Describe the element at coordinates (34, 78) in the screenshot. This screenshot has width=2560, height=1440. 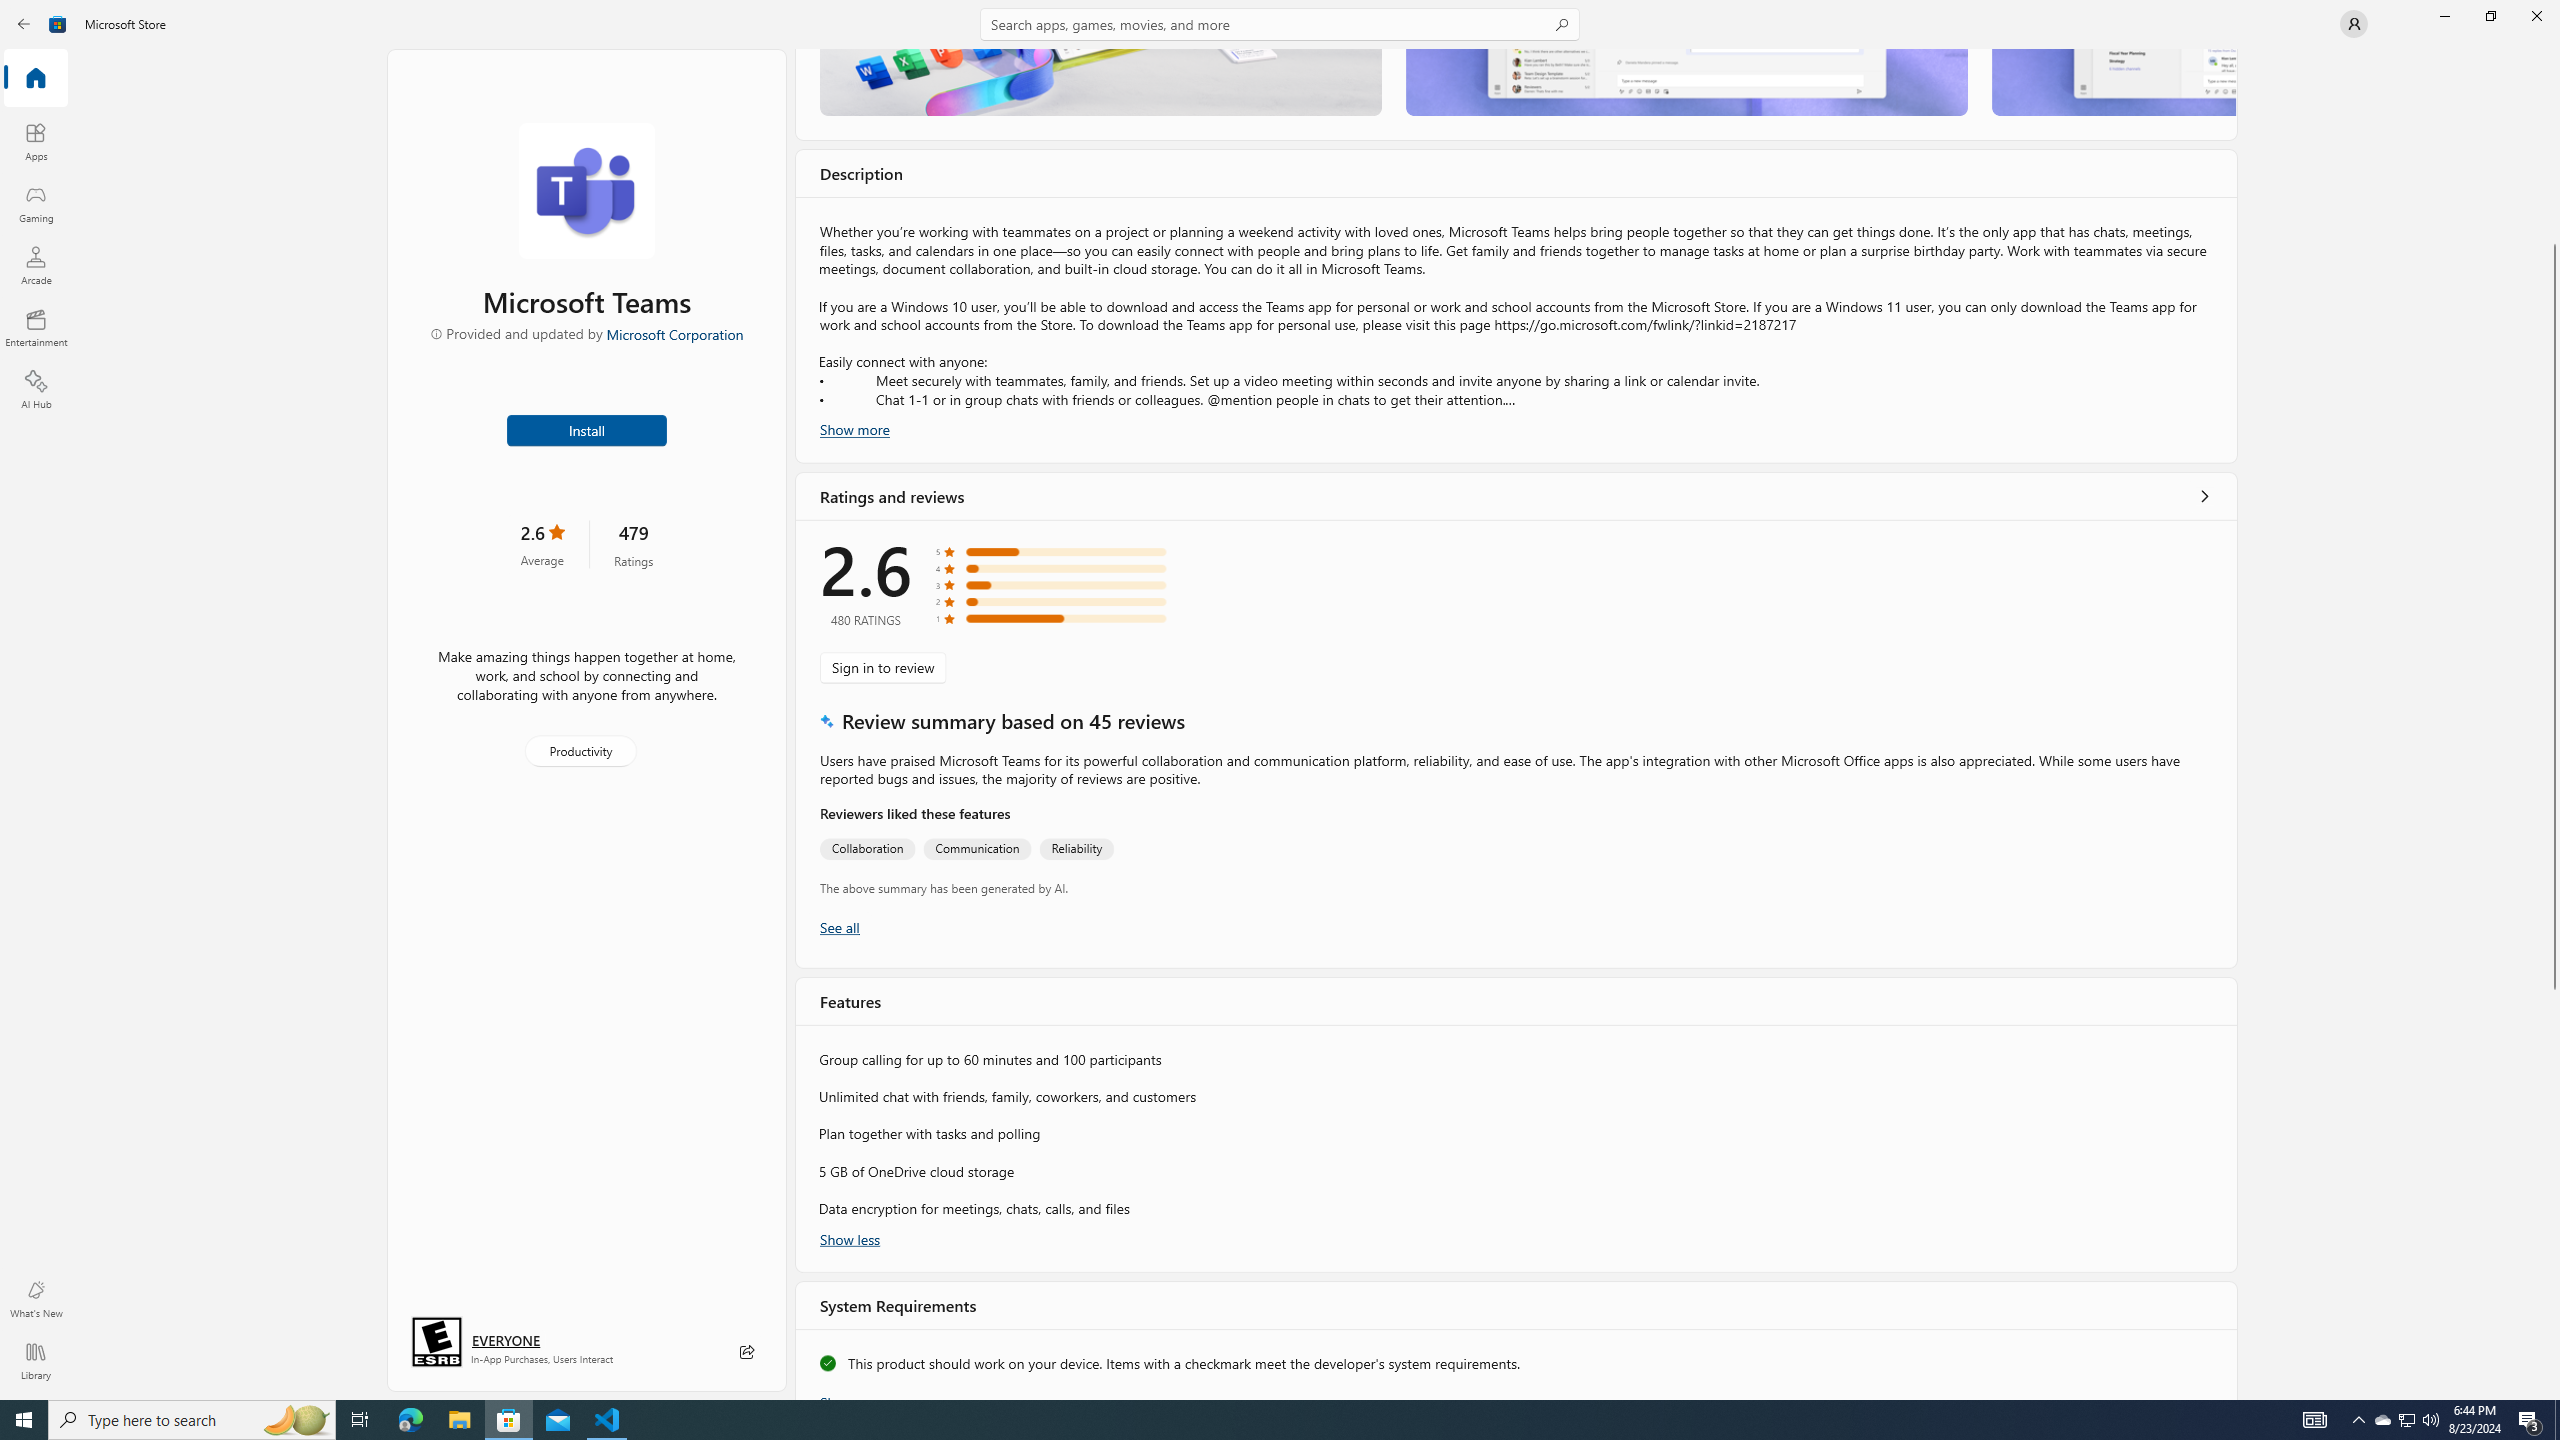
I see `'Home'` at that location.